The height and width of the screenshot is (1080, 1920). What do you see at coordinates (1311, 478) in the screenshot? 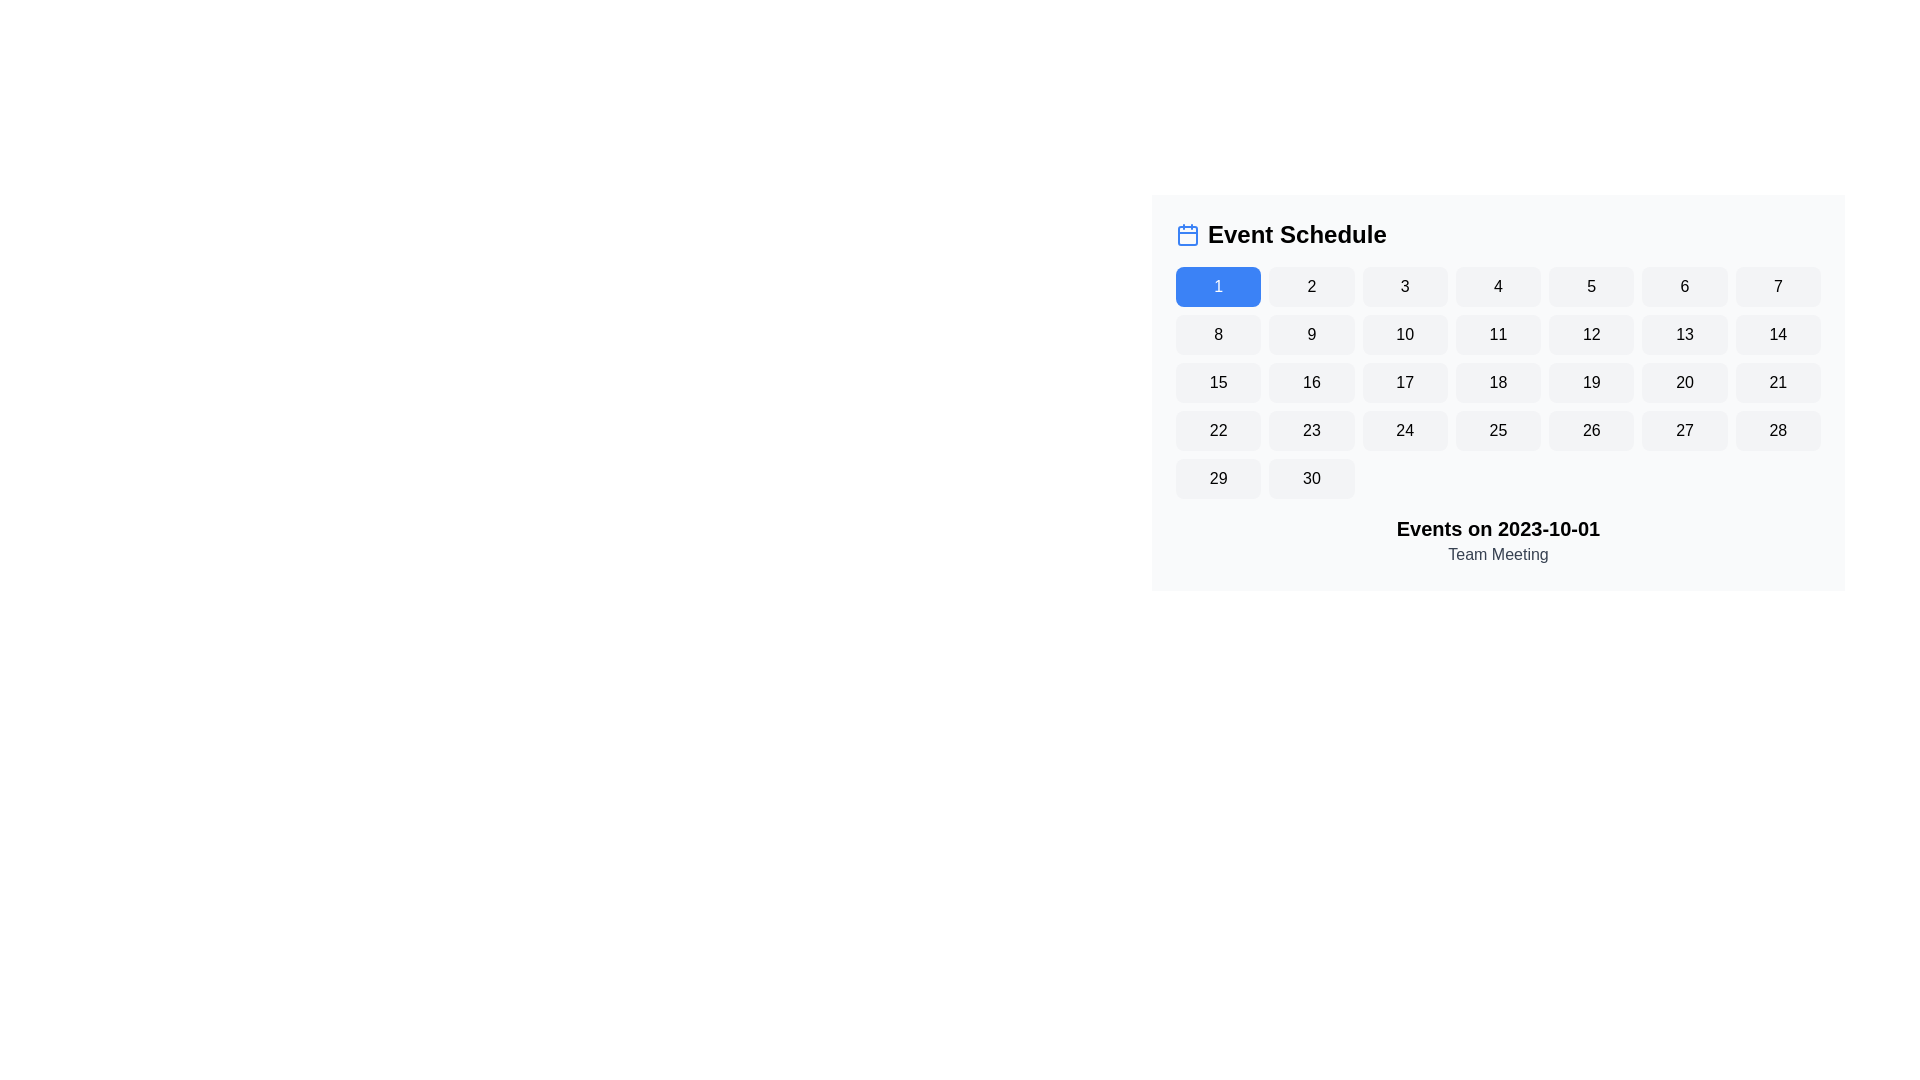
I see `the rectangular button with a light gray background and the text '30' in black, located` at bounding box center [1311, 478].